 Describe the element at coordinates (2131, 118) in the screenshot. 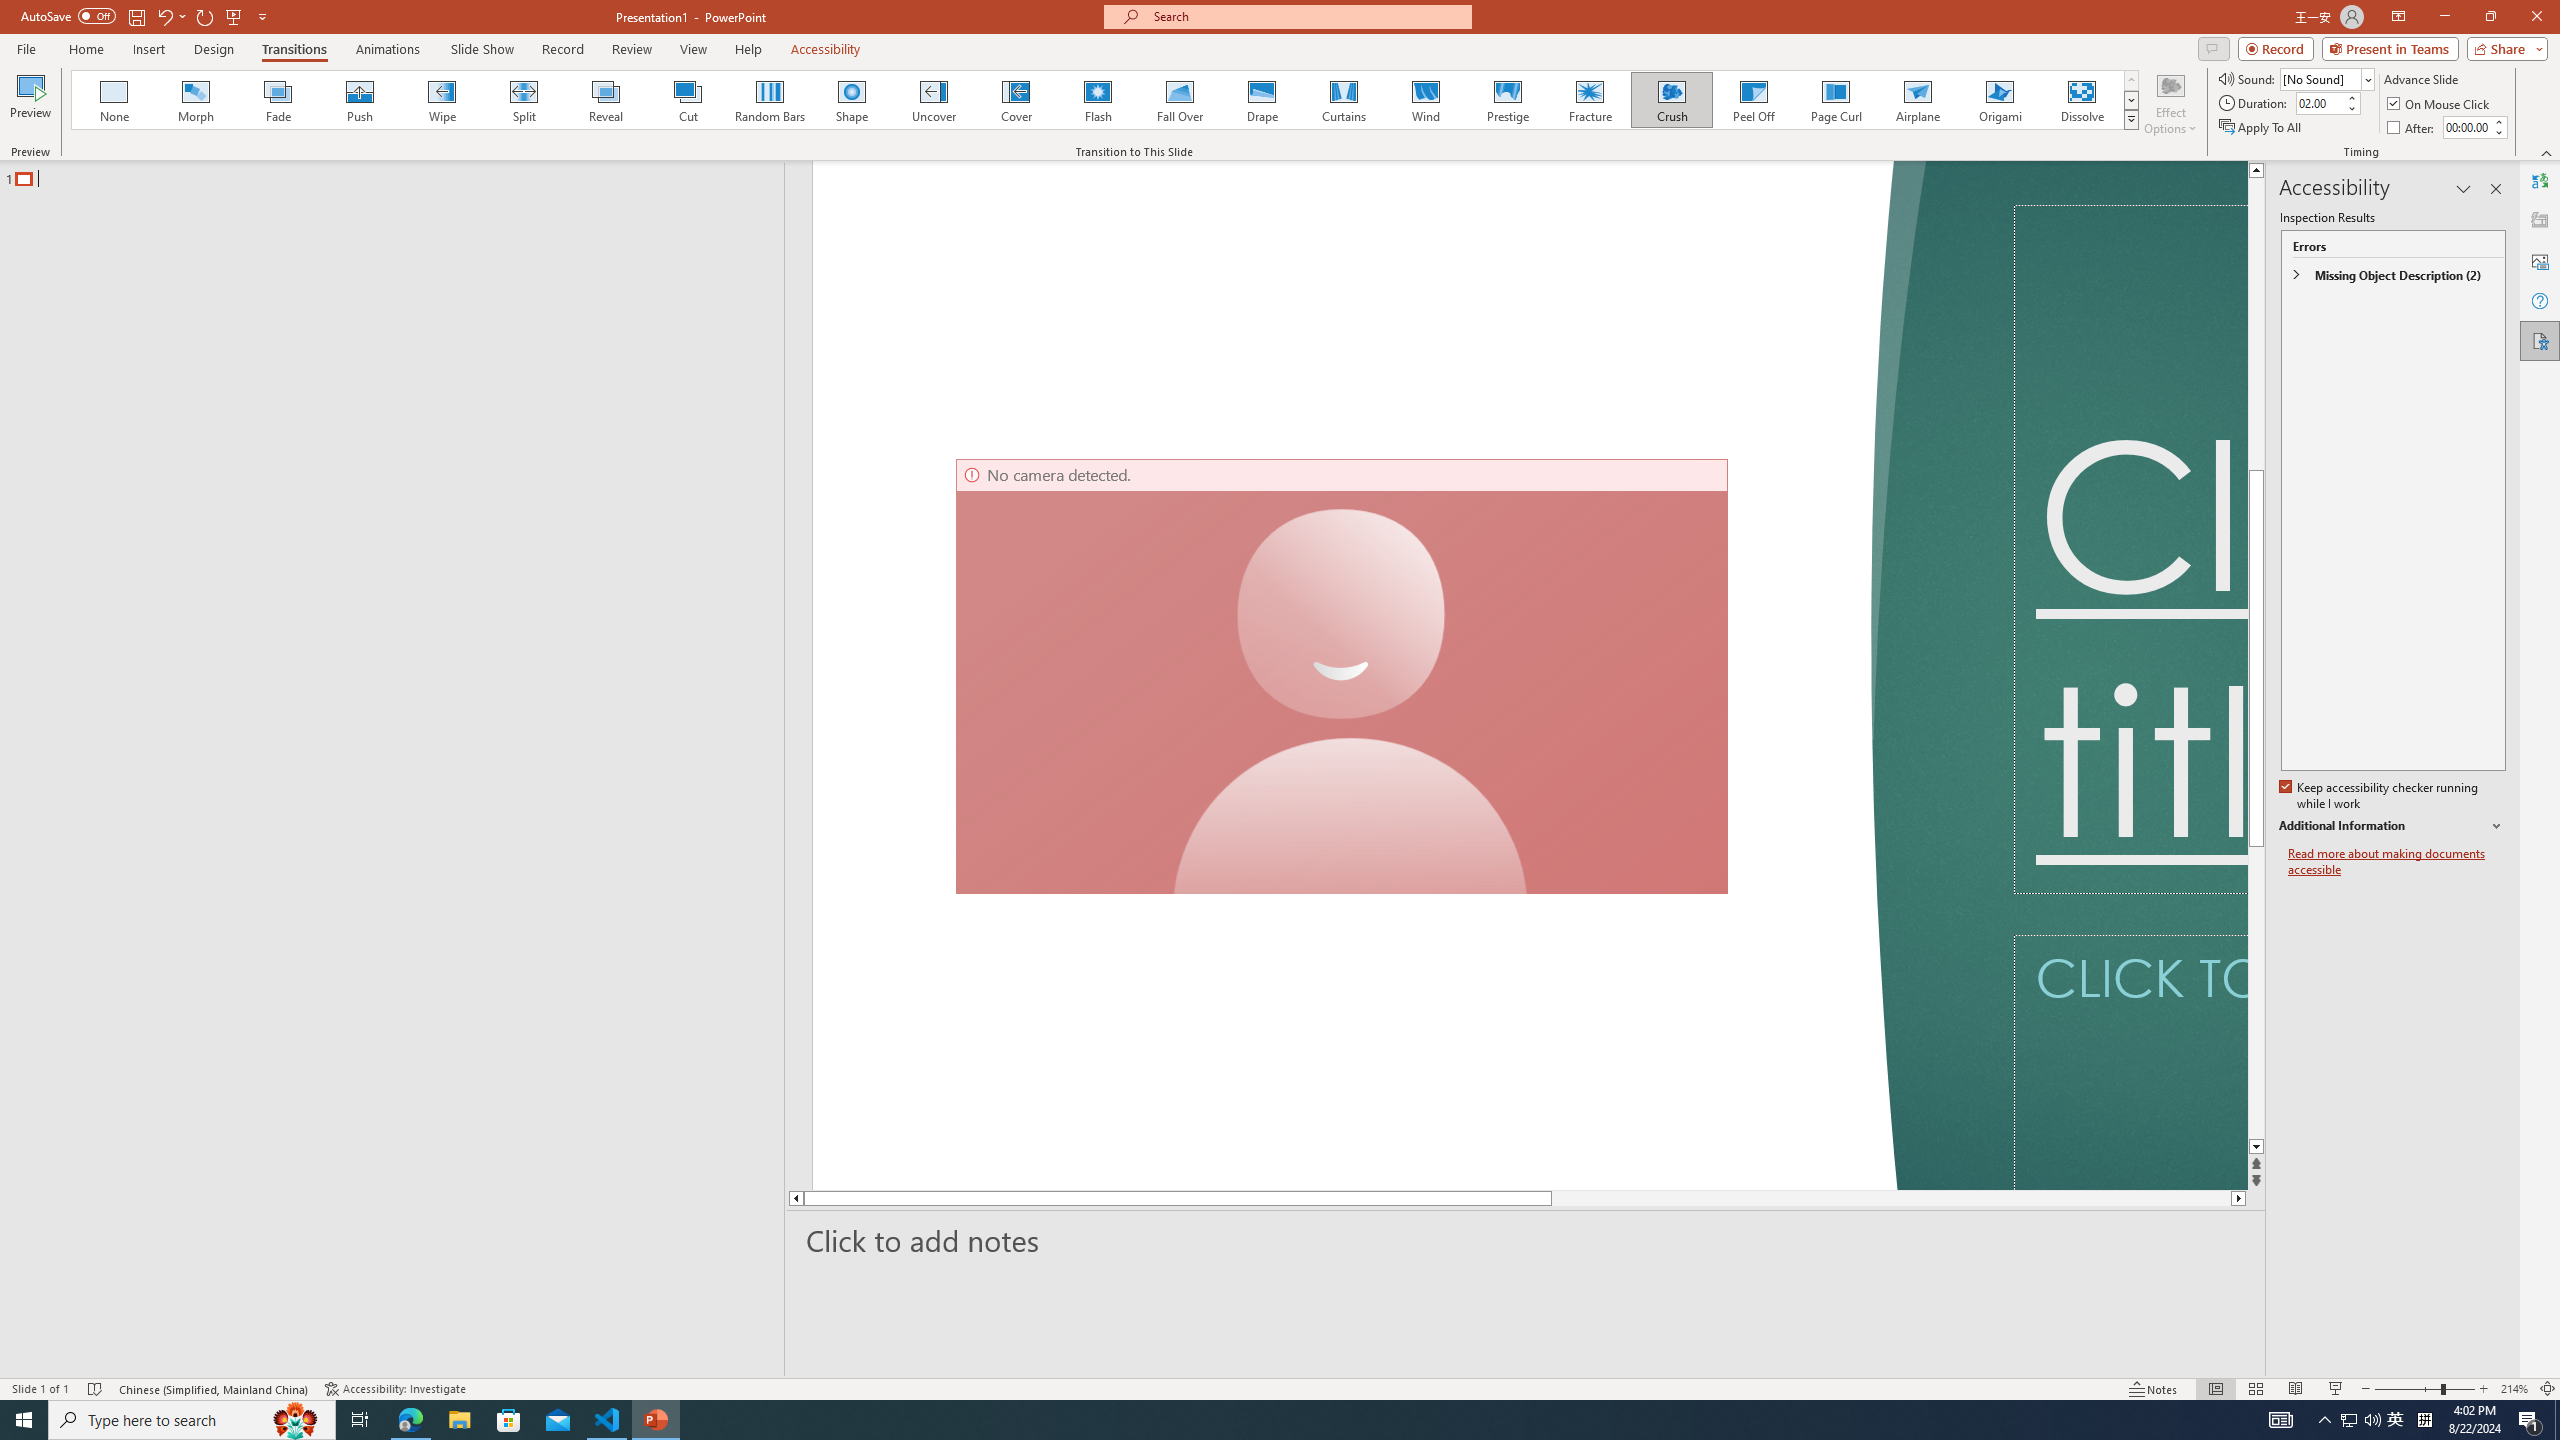

I see `'Transition Effects'` at that location.